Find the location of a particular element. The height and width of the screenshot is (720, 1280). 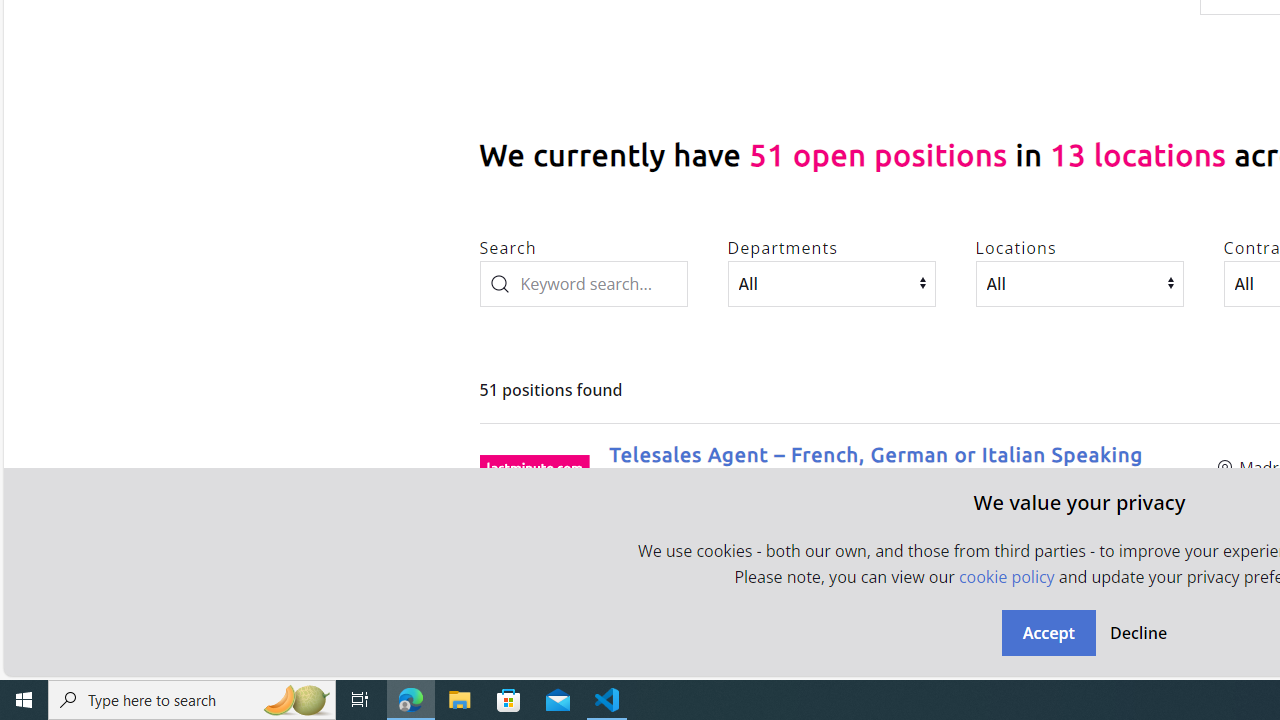

'Accept' is located at coordinates (1047, 632).